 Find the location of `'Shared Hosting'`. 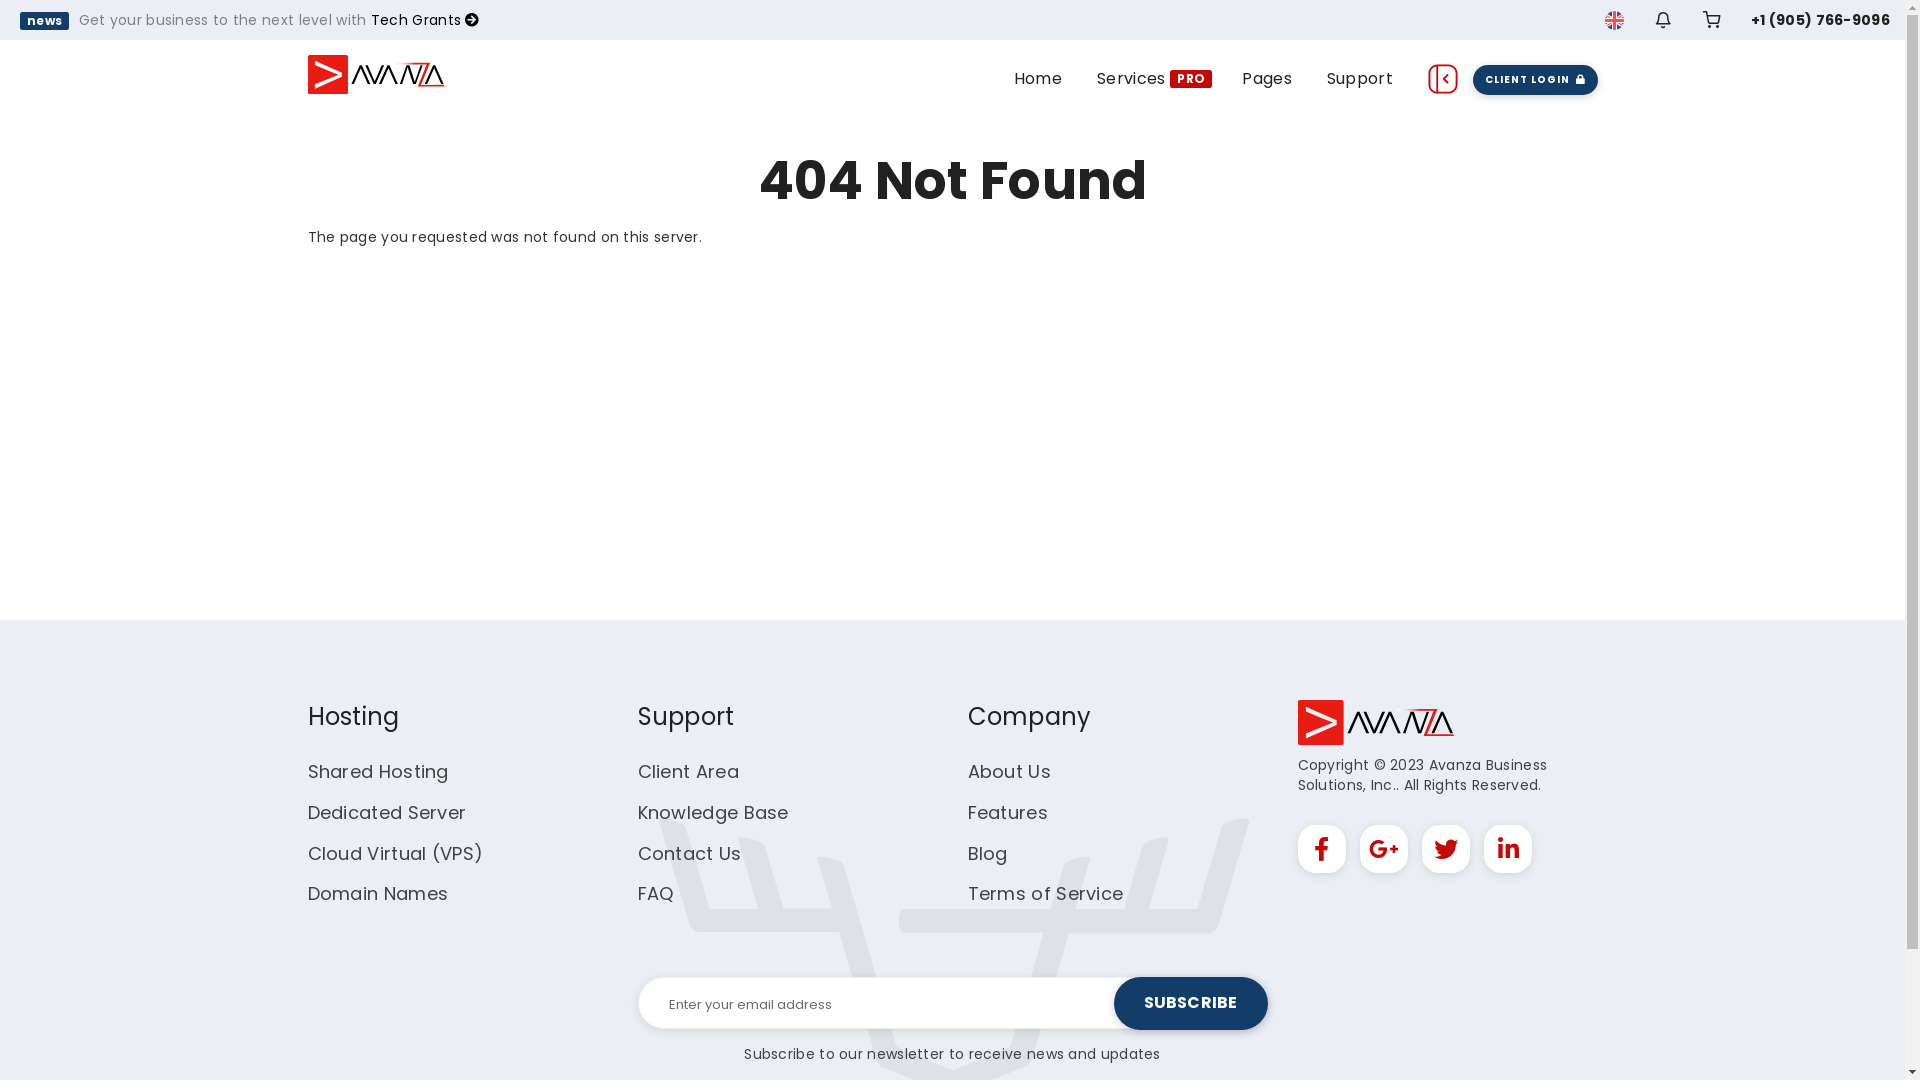

'Shared Hosting' is located at coordinates (378, 770).